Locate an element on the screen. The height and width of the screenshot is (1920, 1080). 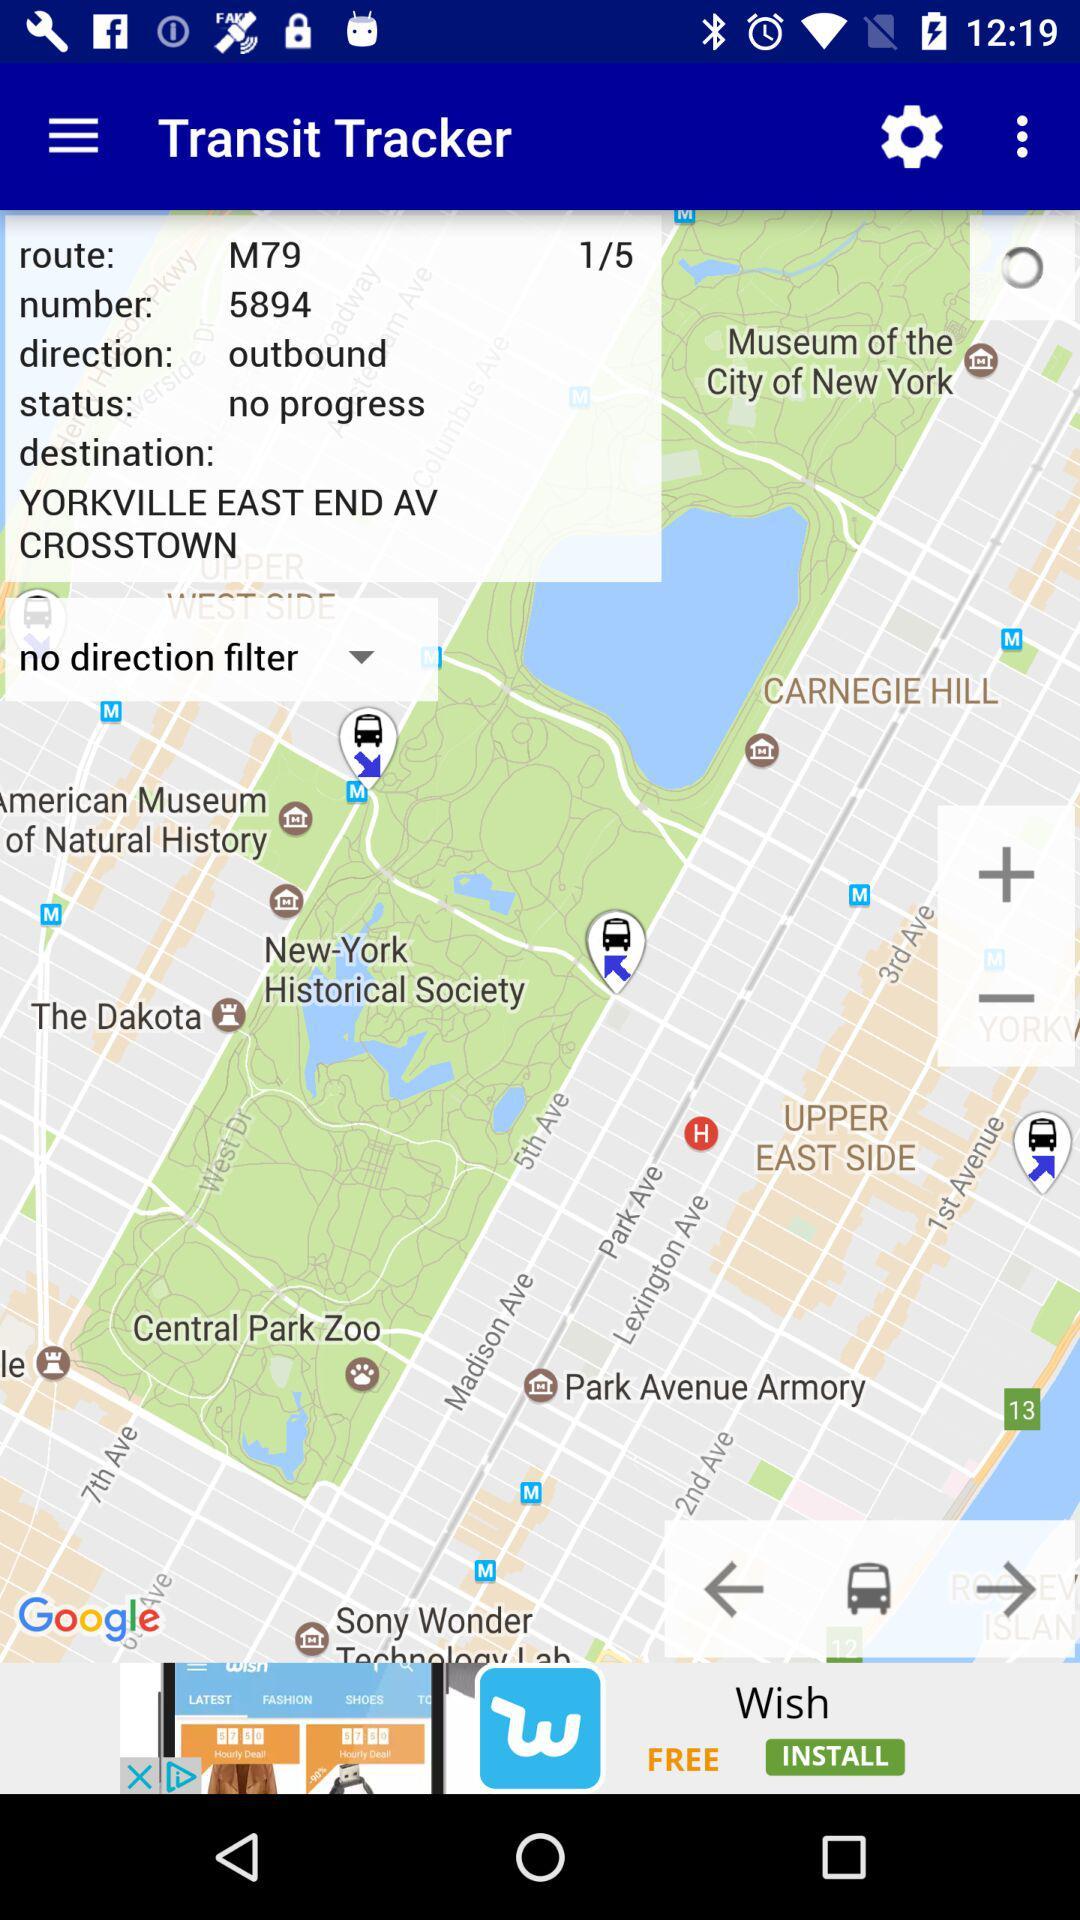
zoom out is located at coordinates (1006, 997).